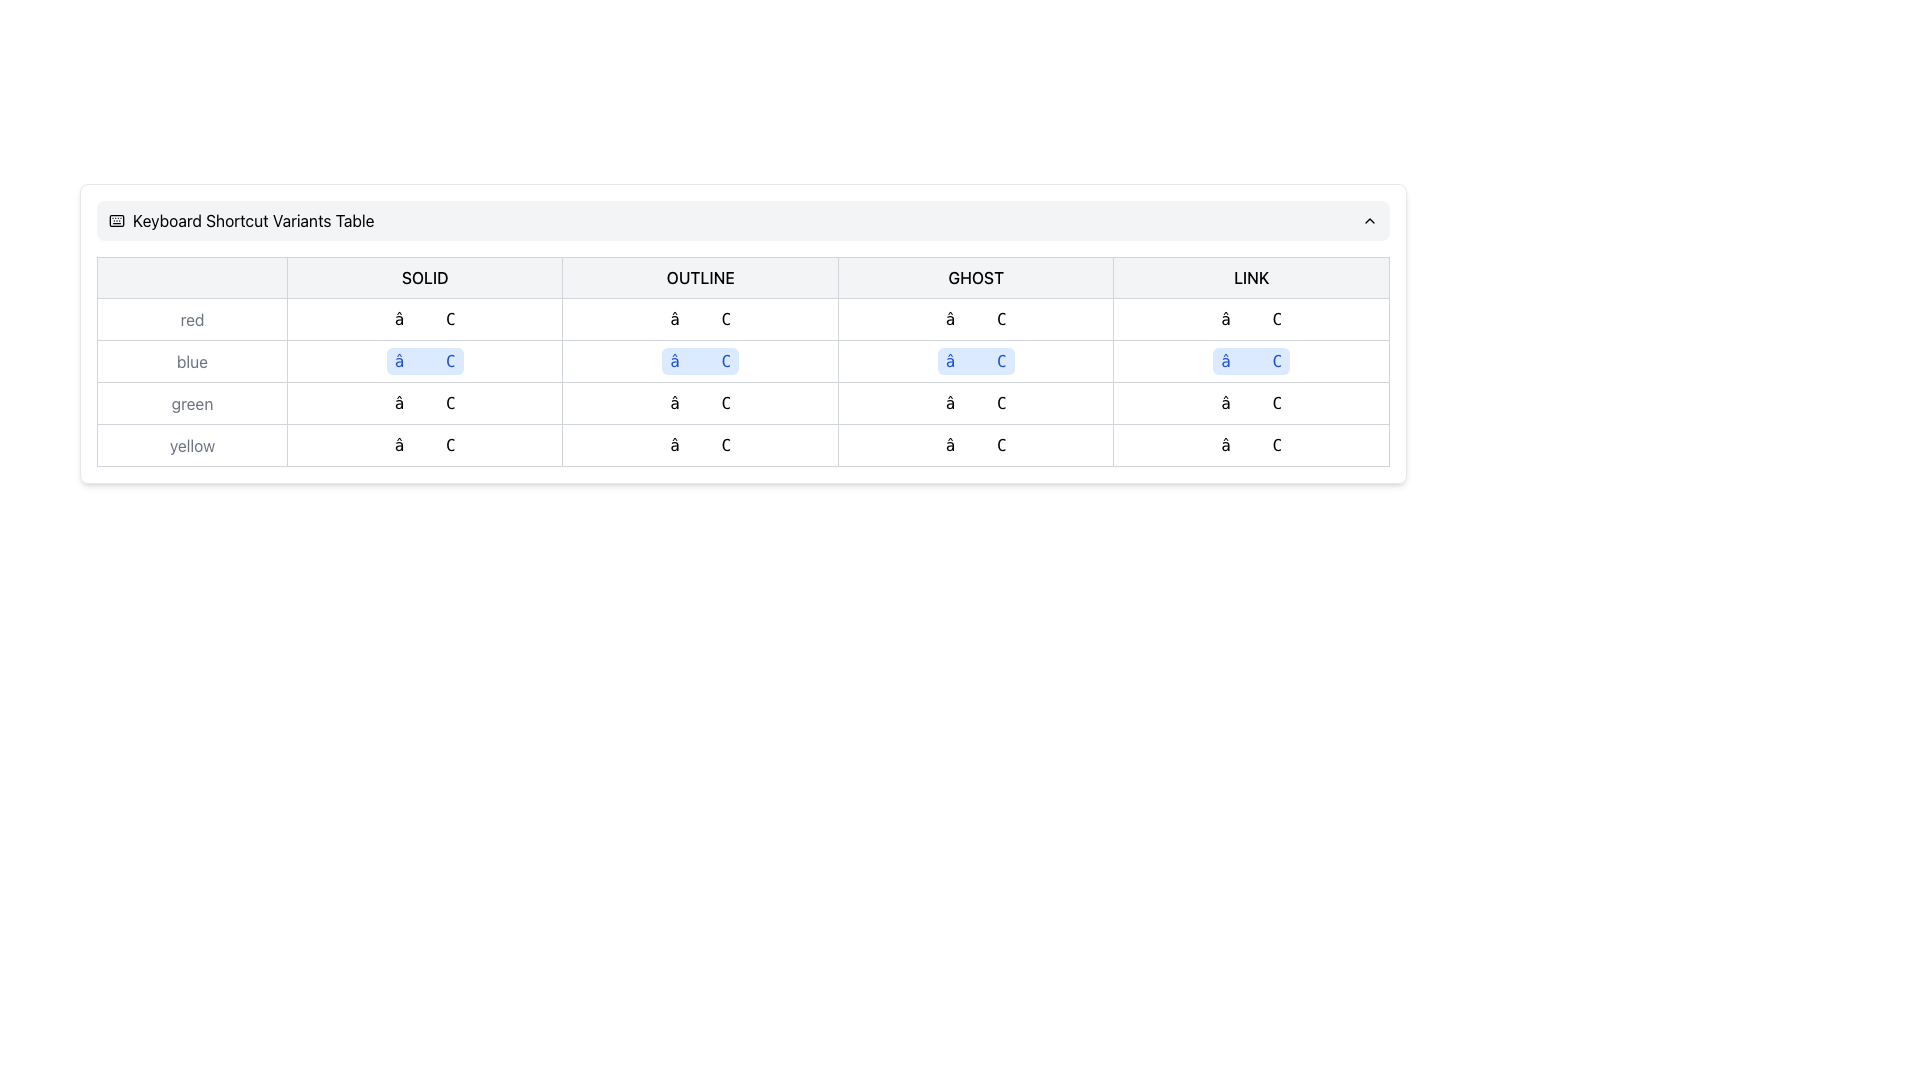 The image size is (1920, 1080). Describe the element at coordinates (192, 318) in the screenshot. I see `text from the label indicating the color 'red', which is located in the first column of the top row in the table` at that location.